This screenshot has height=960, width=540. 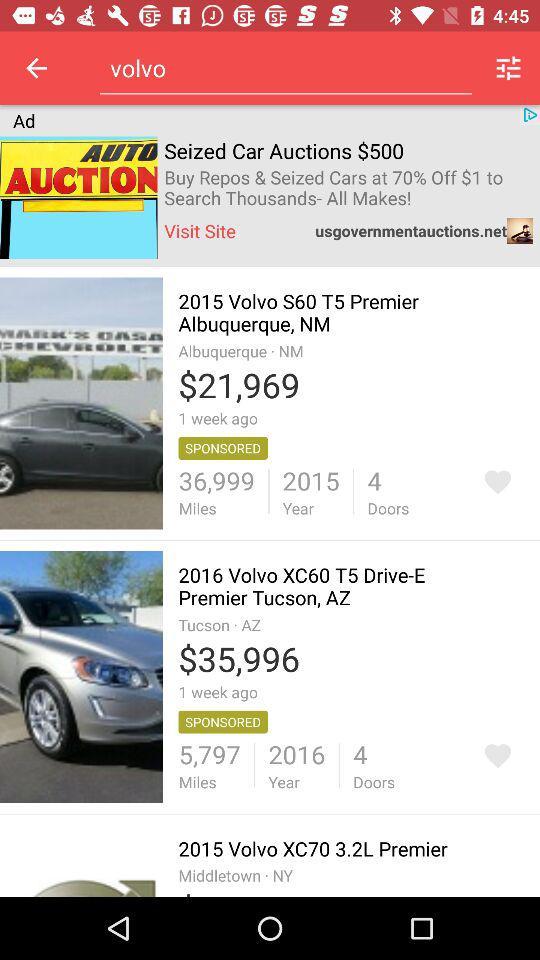 What do you see at coordinates (496, 481) in the screenshot?
I see `favorites the car listing` at bounding box center [496, 481].